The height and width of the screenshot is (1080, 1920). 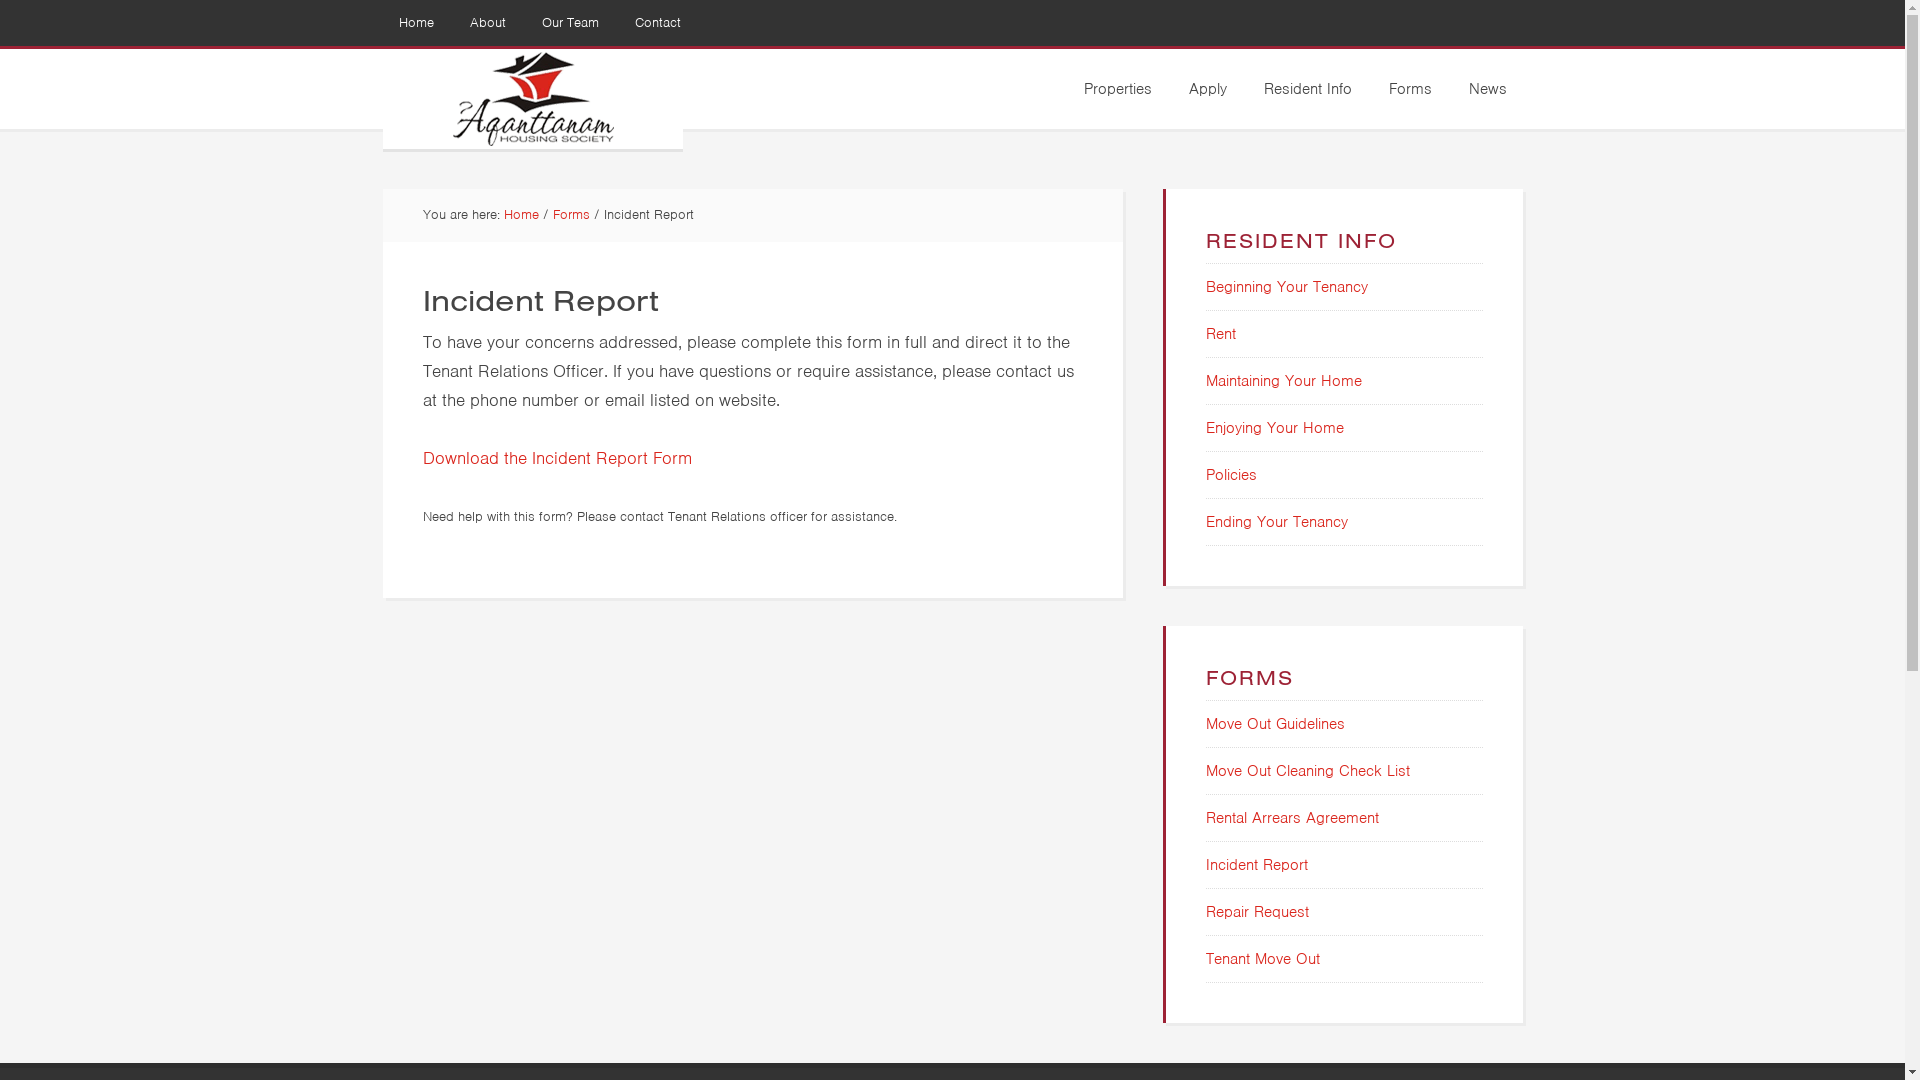 I want to click on 'Beginning Your Tenancy', so click(x=1204, y=286).